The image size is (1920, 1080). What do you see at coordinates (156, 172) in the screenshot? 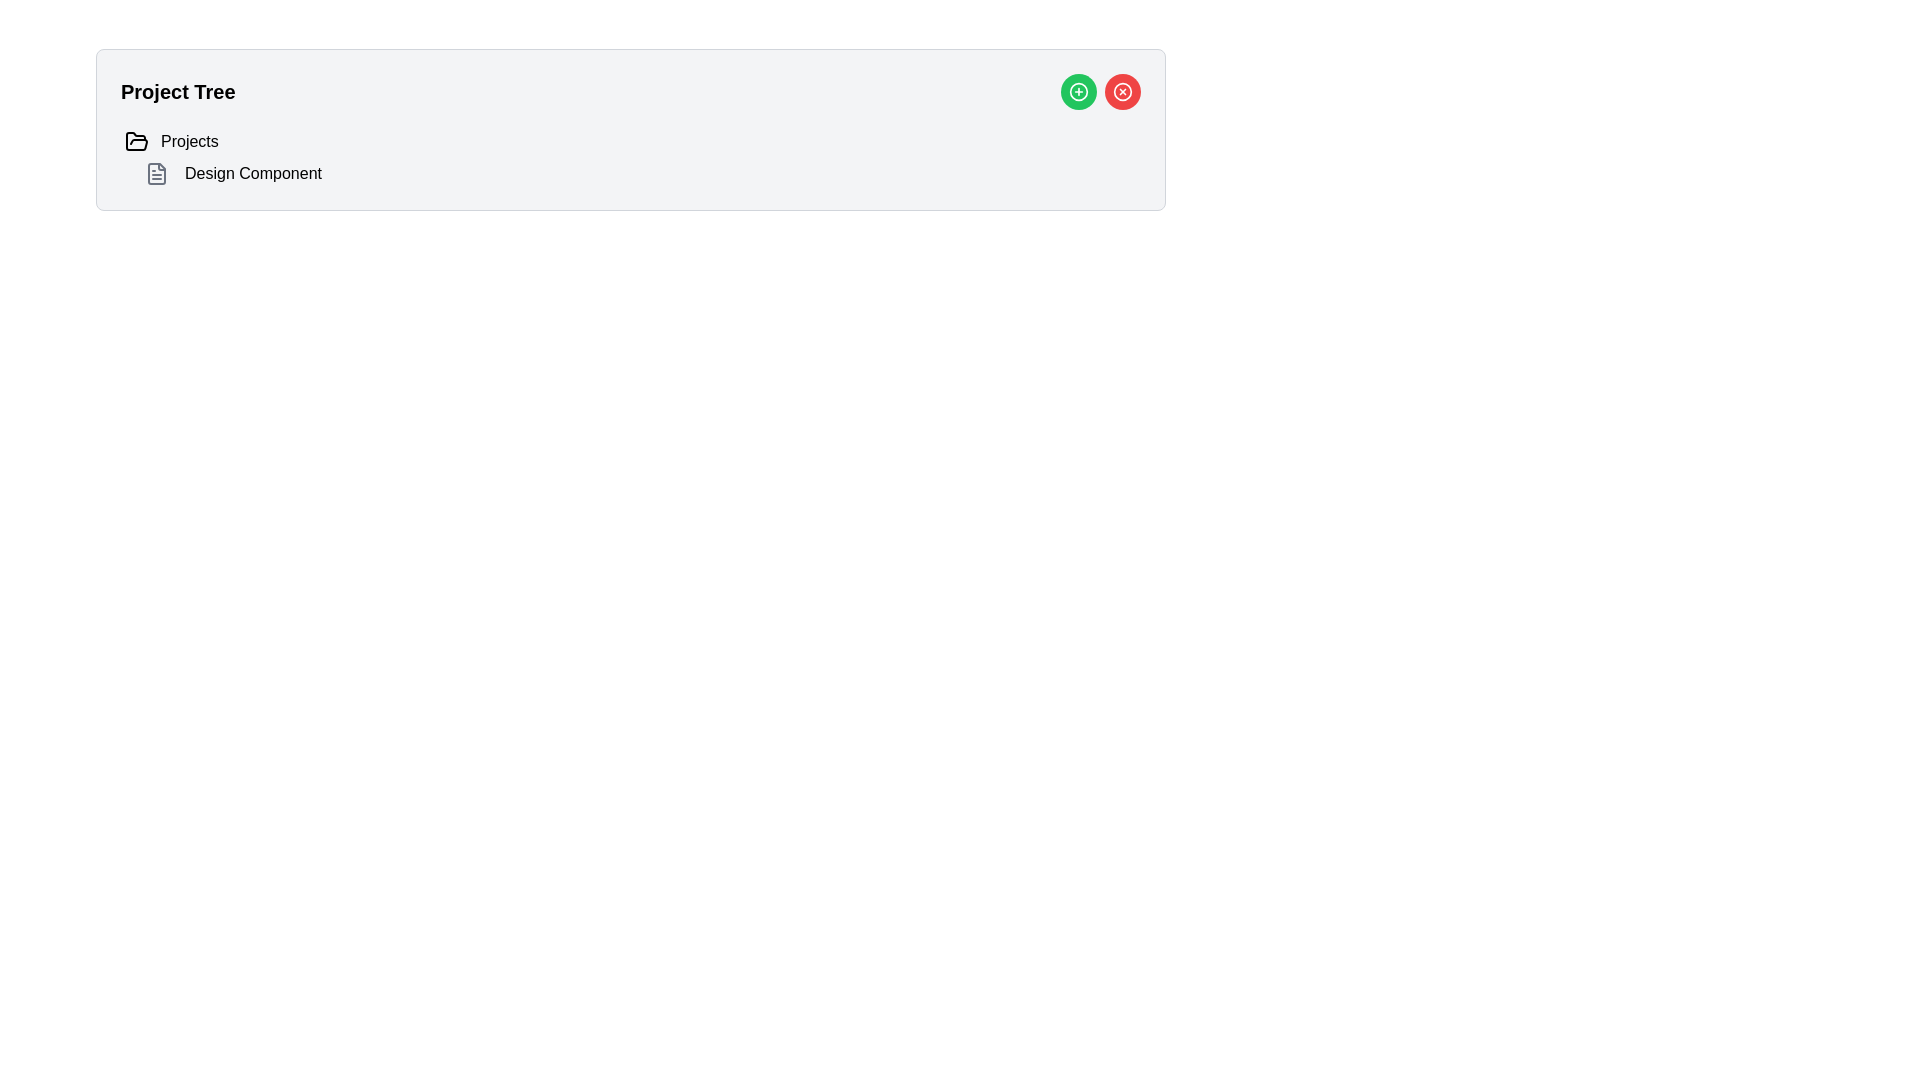
I see `the file/document icon associated with the 'Design Component' project for accessibility navigation` at bounding box center [156, 172].